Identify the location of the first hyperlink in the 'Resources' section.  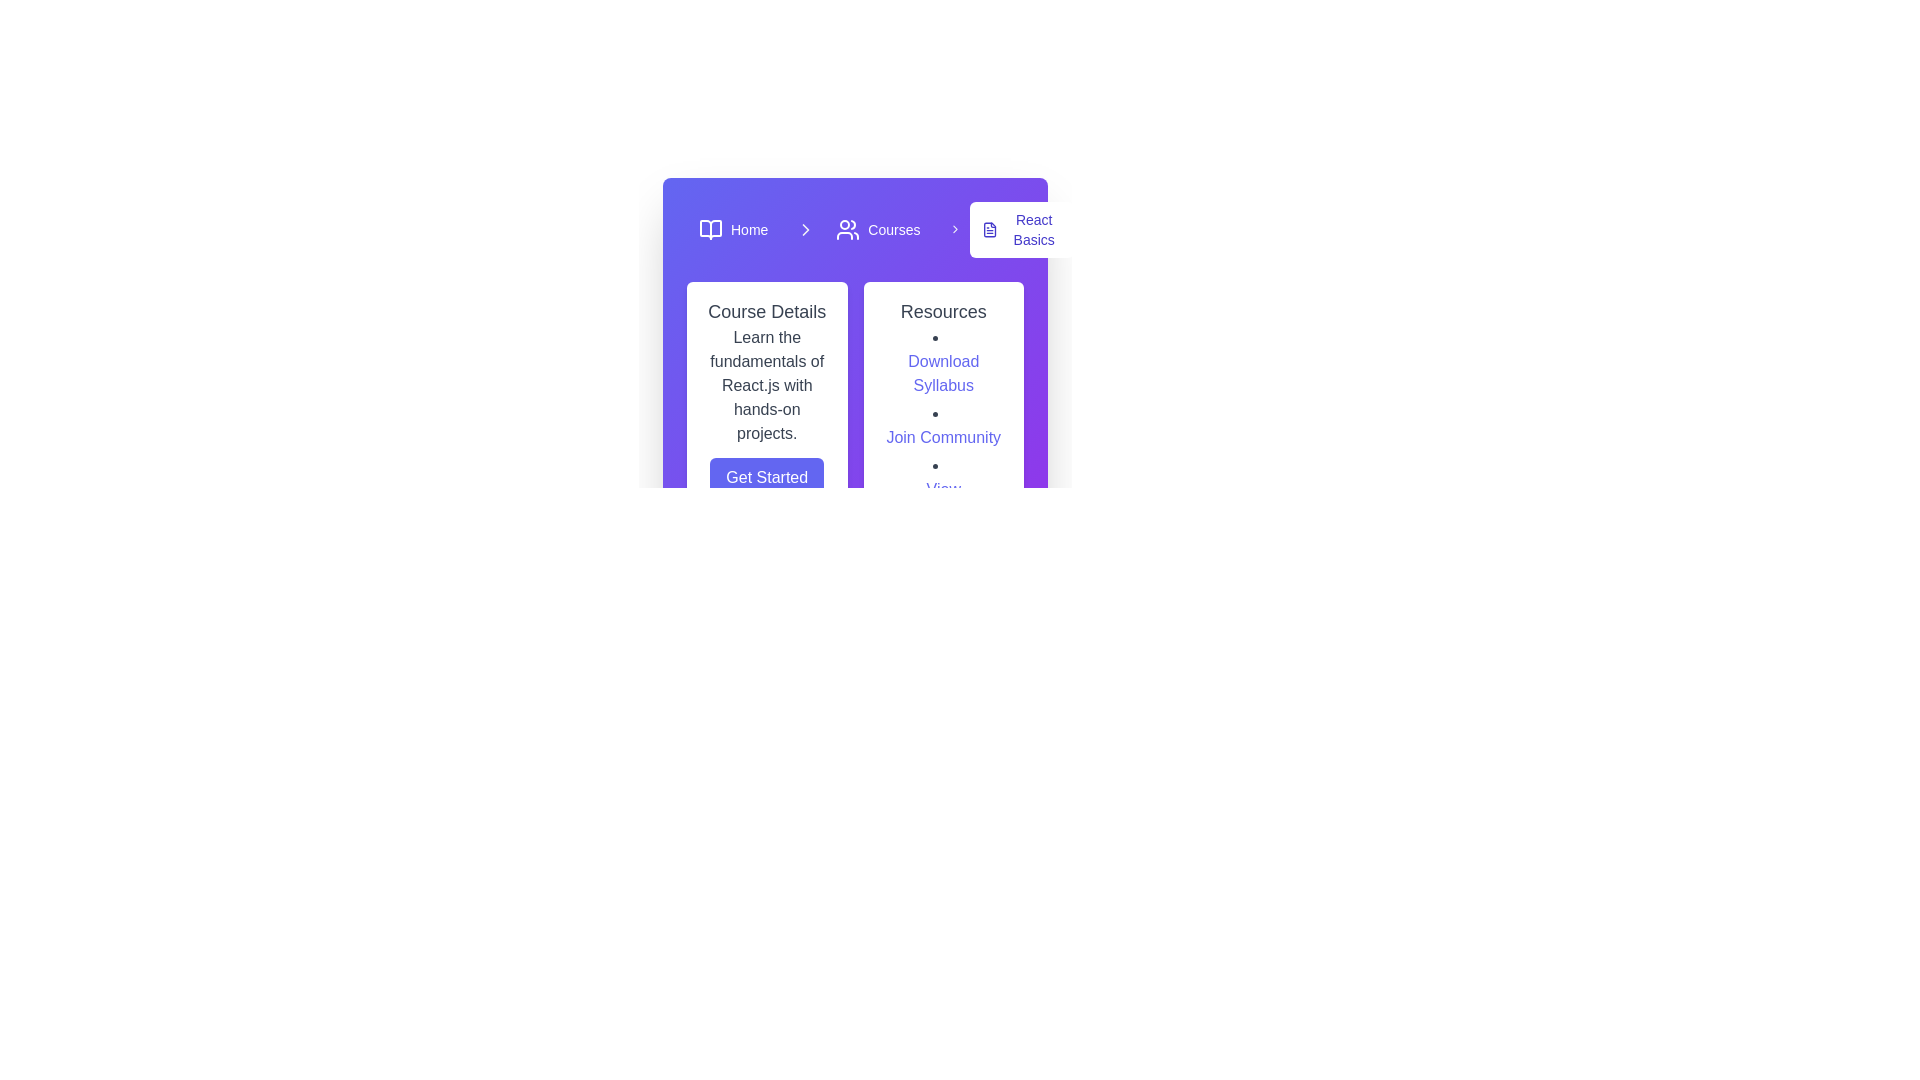
(942, 374).